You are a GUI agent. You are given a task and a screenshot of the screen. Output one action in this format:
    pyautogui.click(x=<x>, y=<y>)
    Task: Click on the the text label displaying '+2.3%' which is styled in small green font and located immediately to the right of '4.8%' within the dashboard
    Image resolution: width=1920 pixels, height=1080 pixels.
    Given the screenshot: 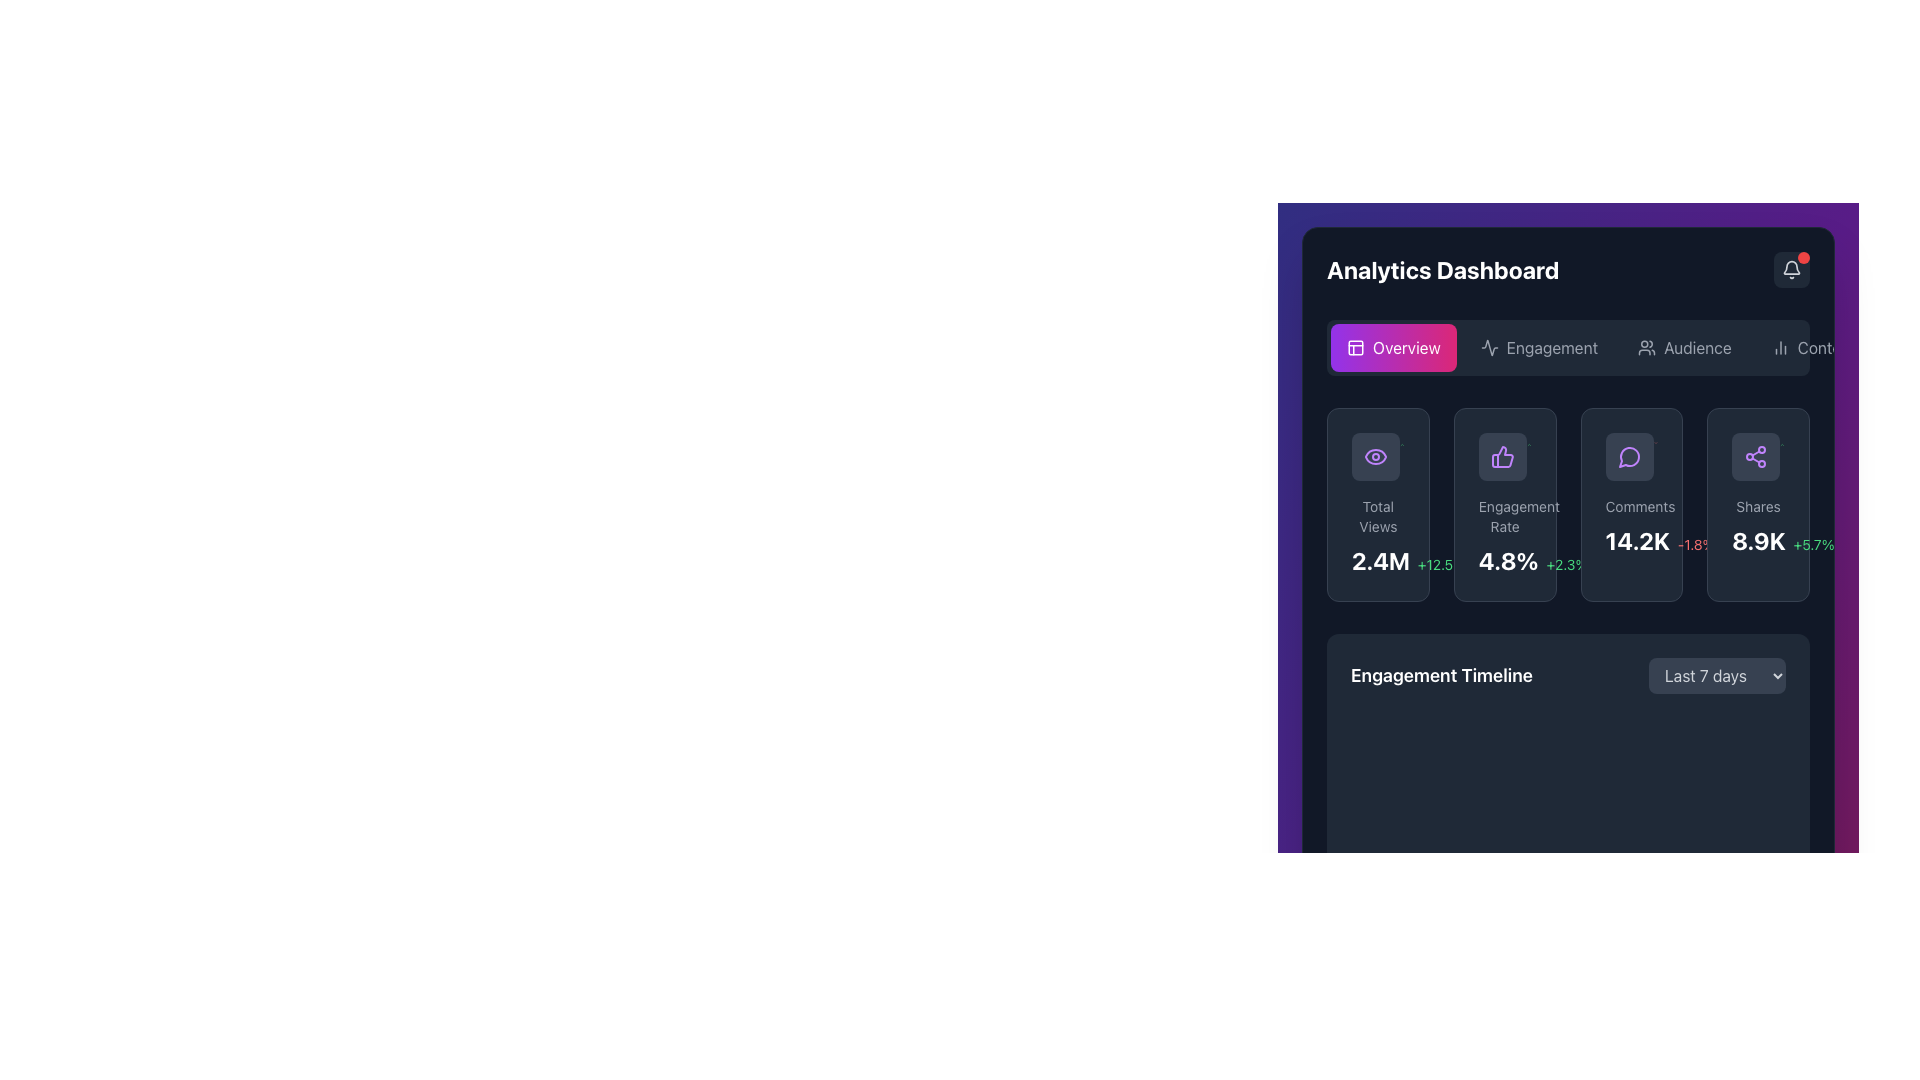 What is the action you would take?
    pyautogui.click(x=1566, y=564)
    